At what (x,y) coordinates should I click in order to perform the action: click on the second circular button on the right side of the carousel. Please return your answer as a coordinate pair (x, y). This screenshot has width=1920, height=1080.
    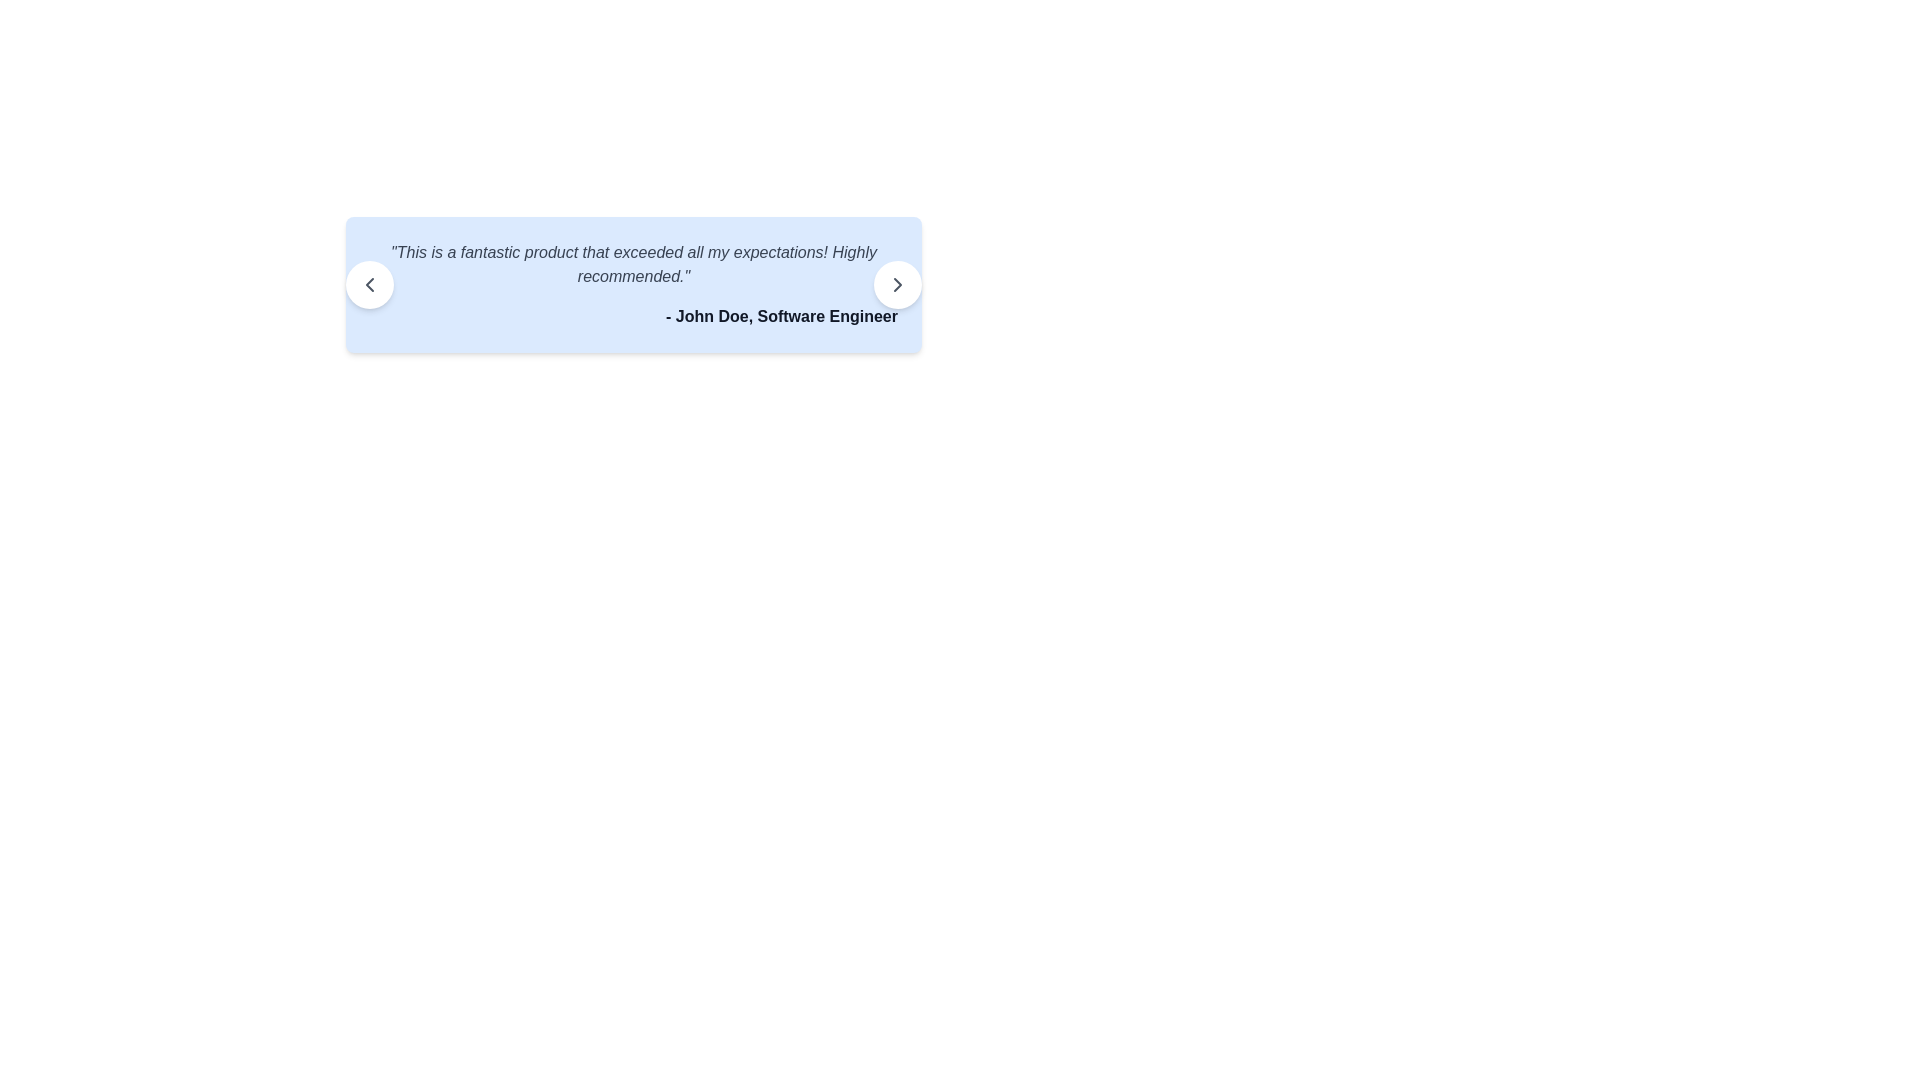
    Looking at the image, I should click on (896, 285).